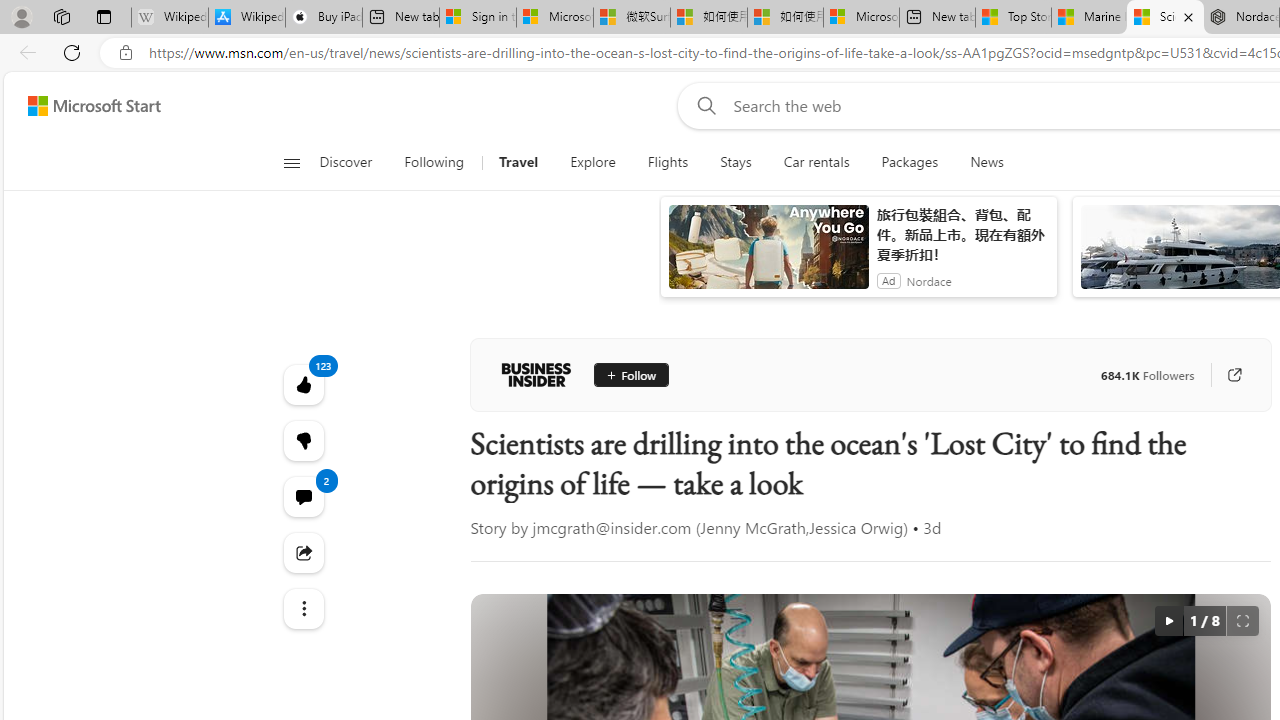 This screenshot has height=720, width=1280. I want to click on 'Business Insider', so click(536, 375).